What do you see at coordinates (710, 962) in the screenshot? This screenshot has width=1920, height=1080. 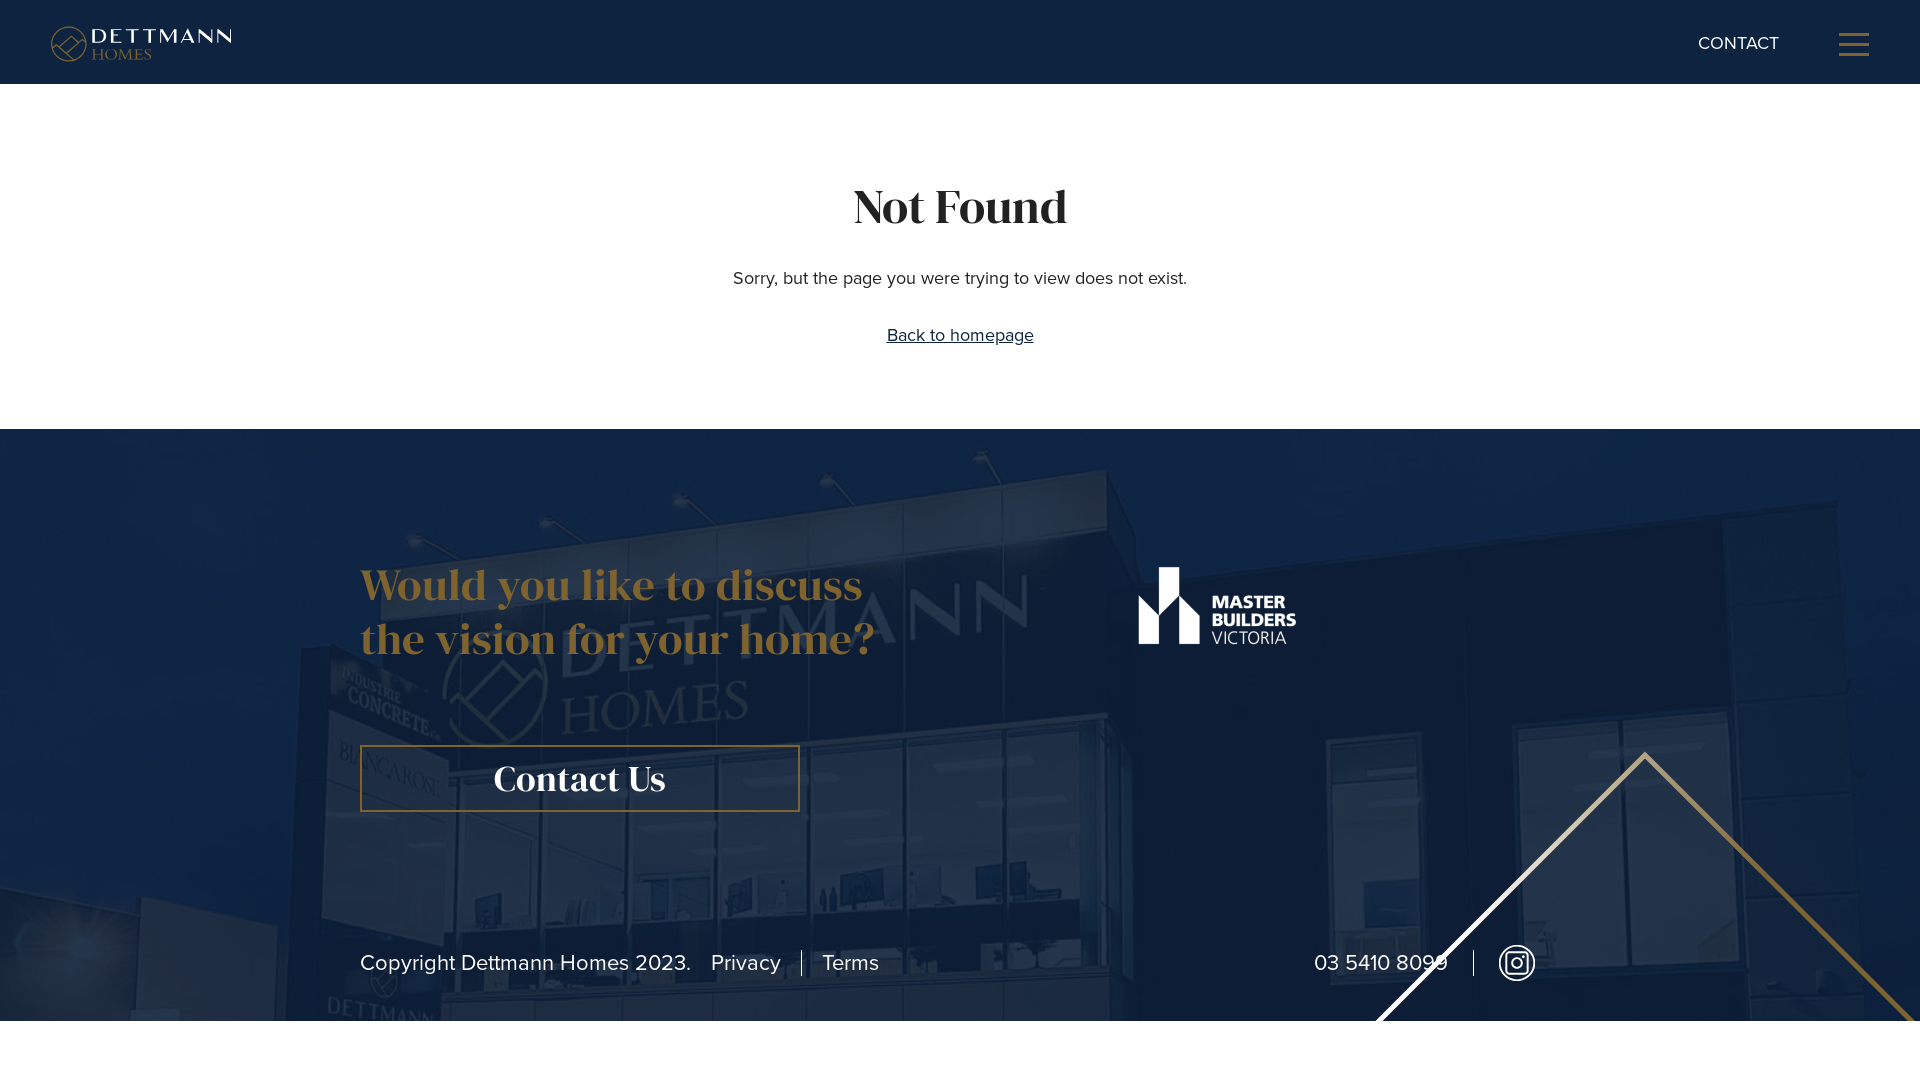 I see `'Privacy'` at bounding box center [710, 962].